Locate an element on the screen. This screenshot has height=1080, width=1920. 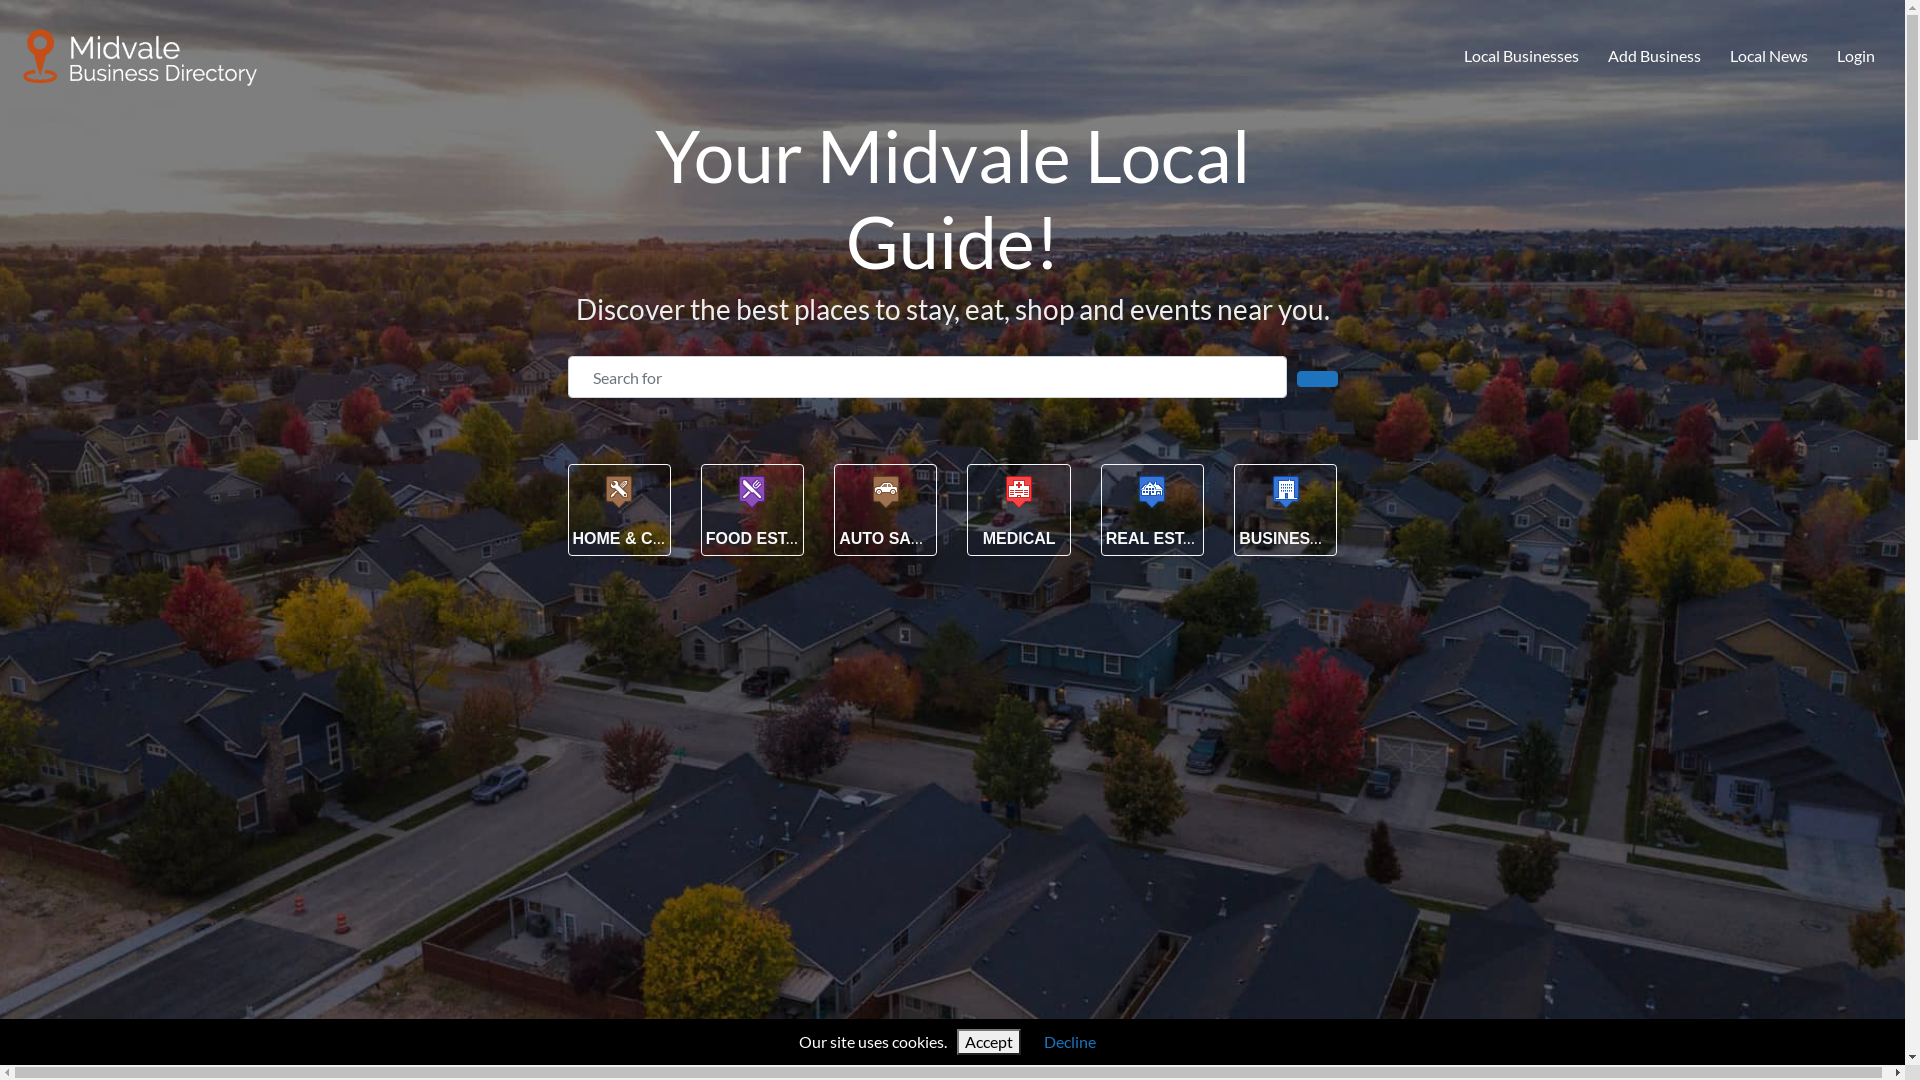
'AUTO SALES & SERVICE' is located at coordinates (934, 537).